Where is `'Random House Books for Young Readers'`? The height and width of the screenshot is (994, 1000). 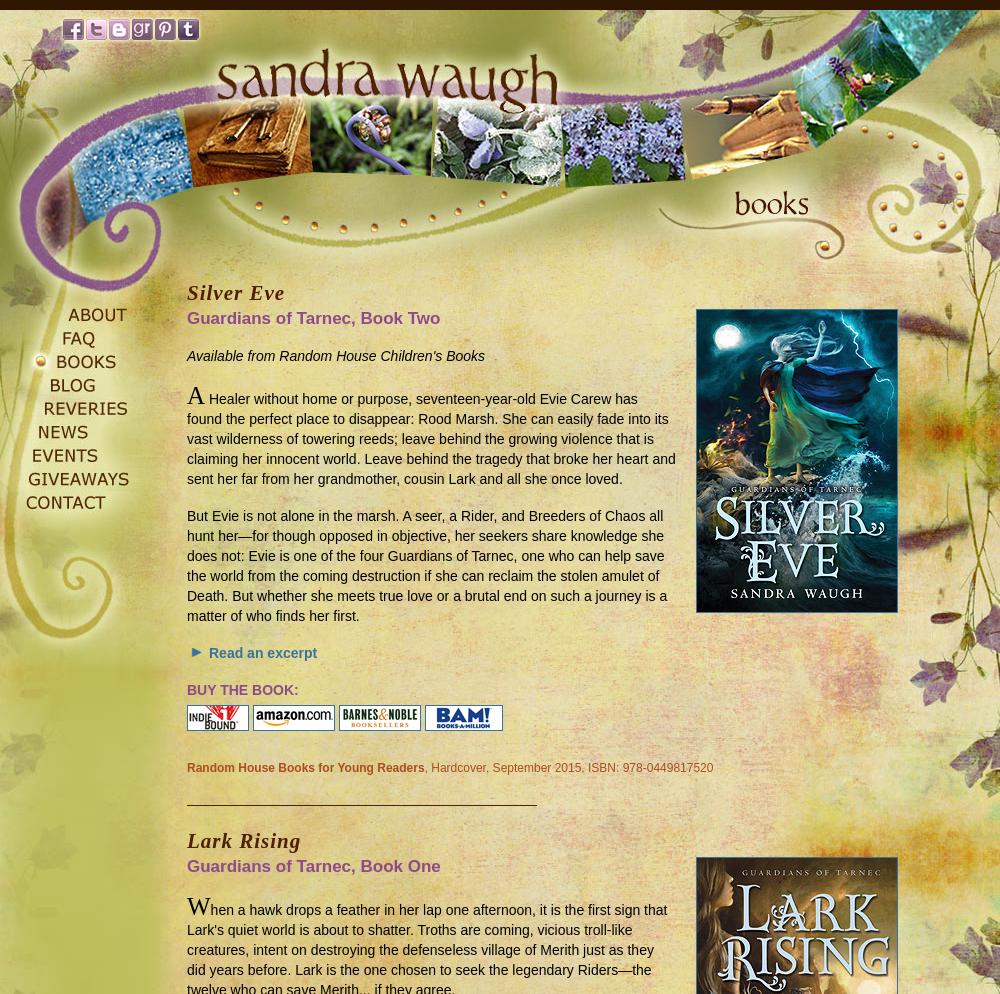
'Random House Books for Young Readers' is located at coordinates (187, 766).